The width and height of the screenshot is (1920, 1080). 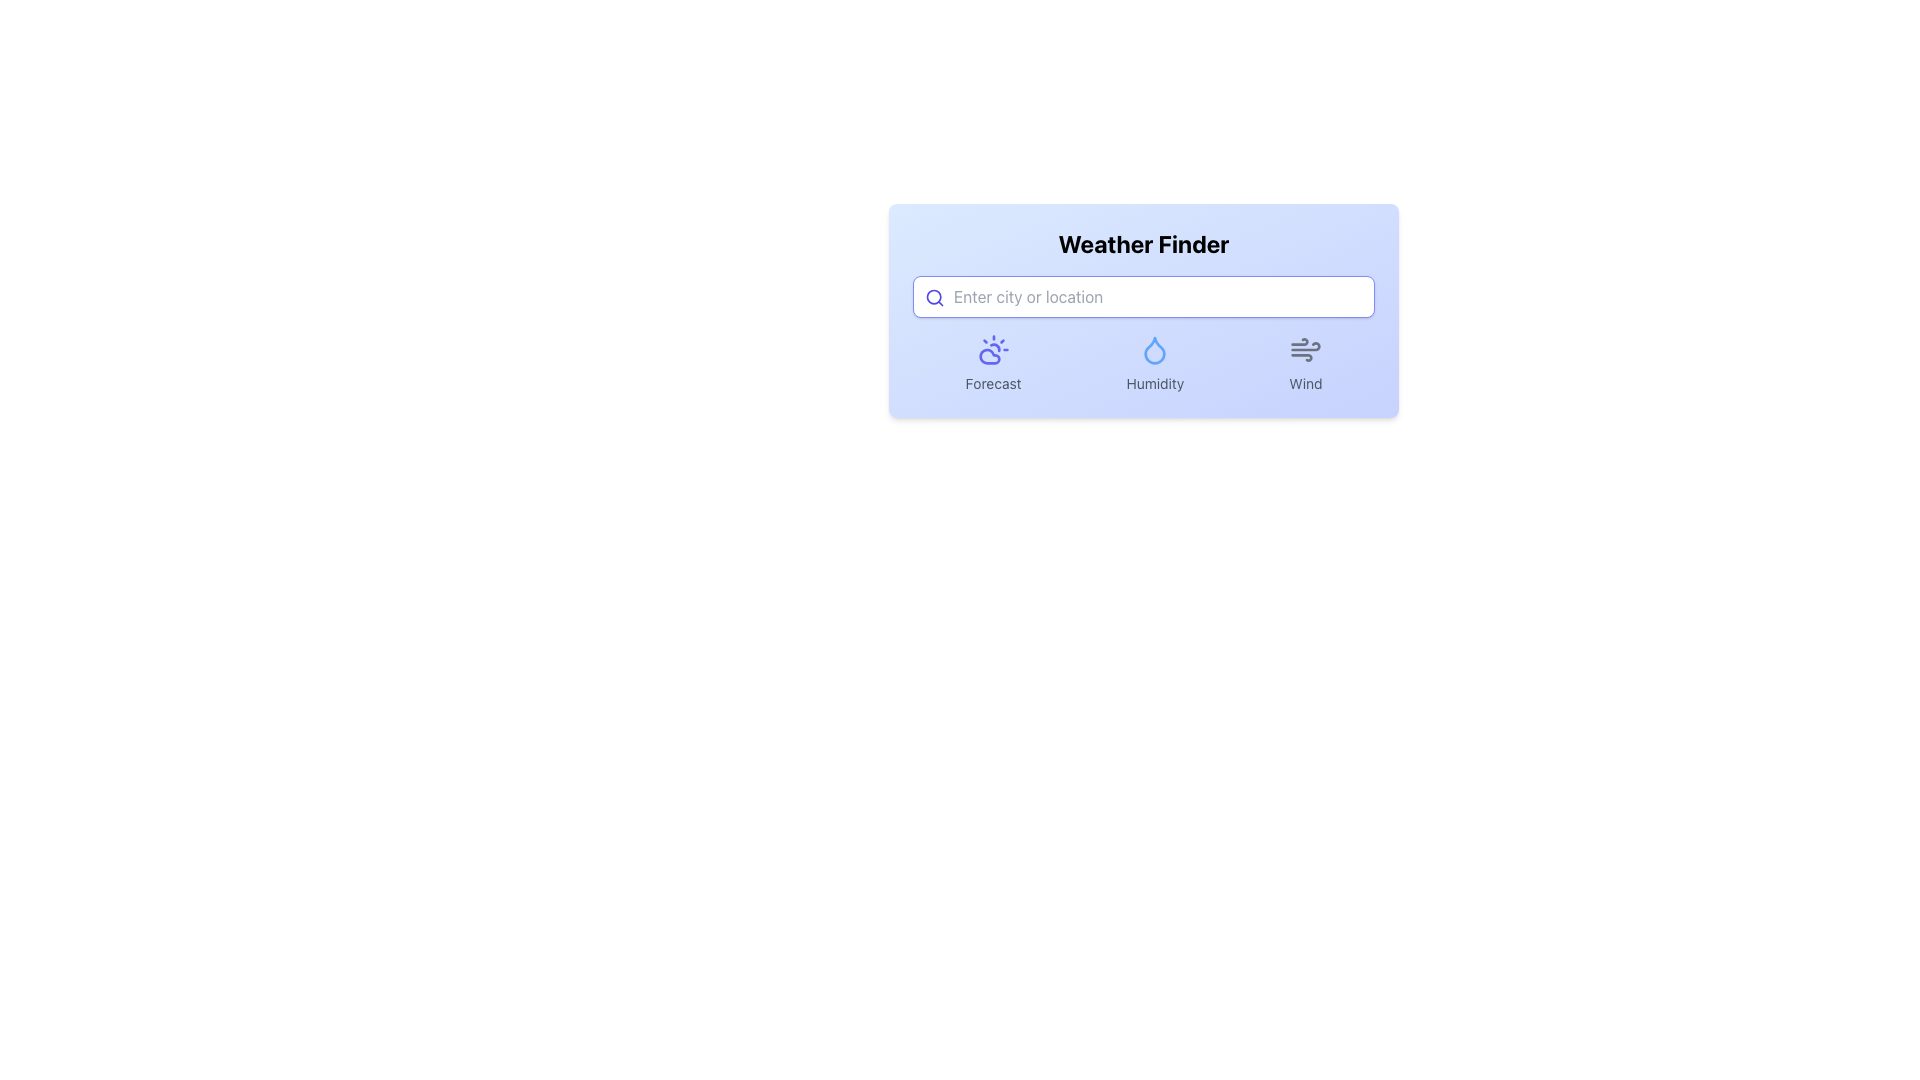 What do you see at coordinates (1155, 384) in the screenshot?
I see `the humidity information text label located in the second column, directly below the droplet icon` at bounding box center [1155, 384].